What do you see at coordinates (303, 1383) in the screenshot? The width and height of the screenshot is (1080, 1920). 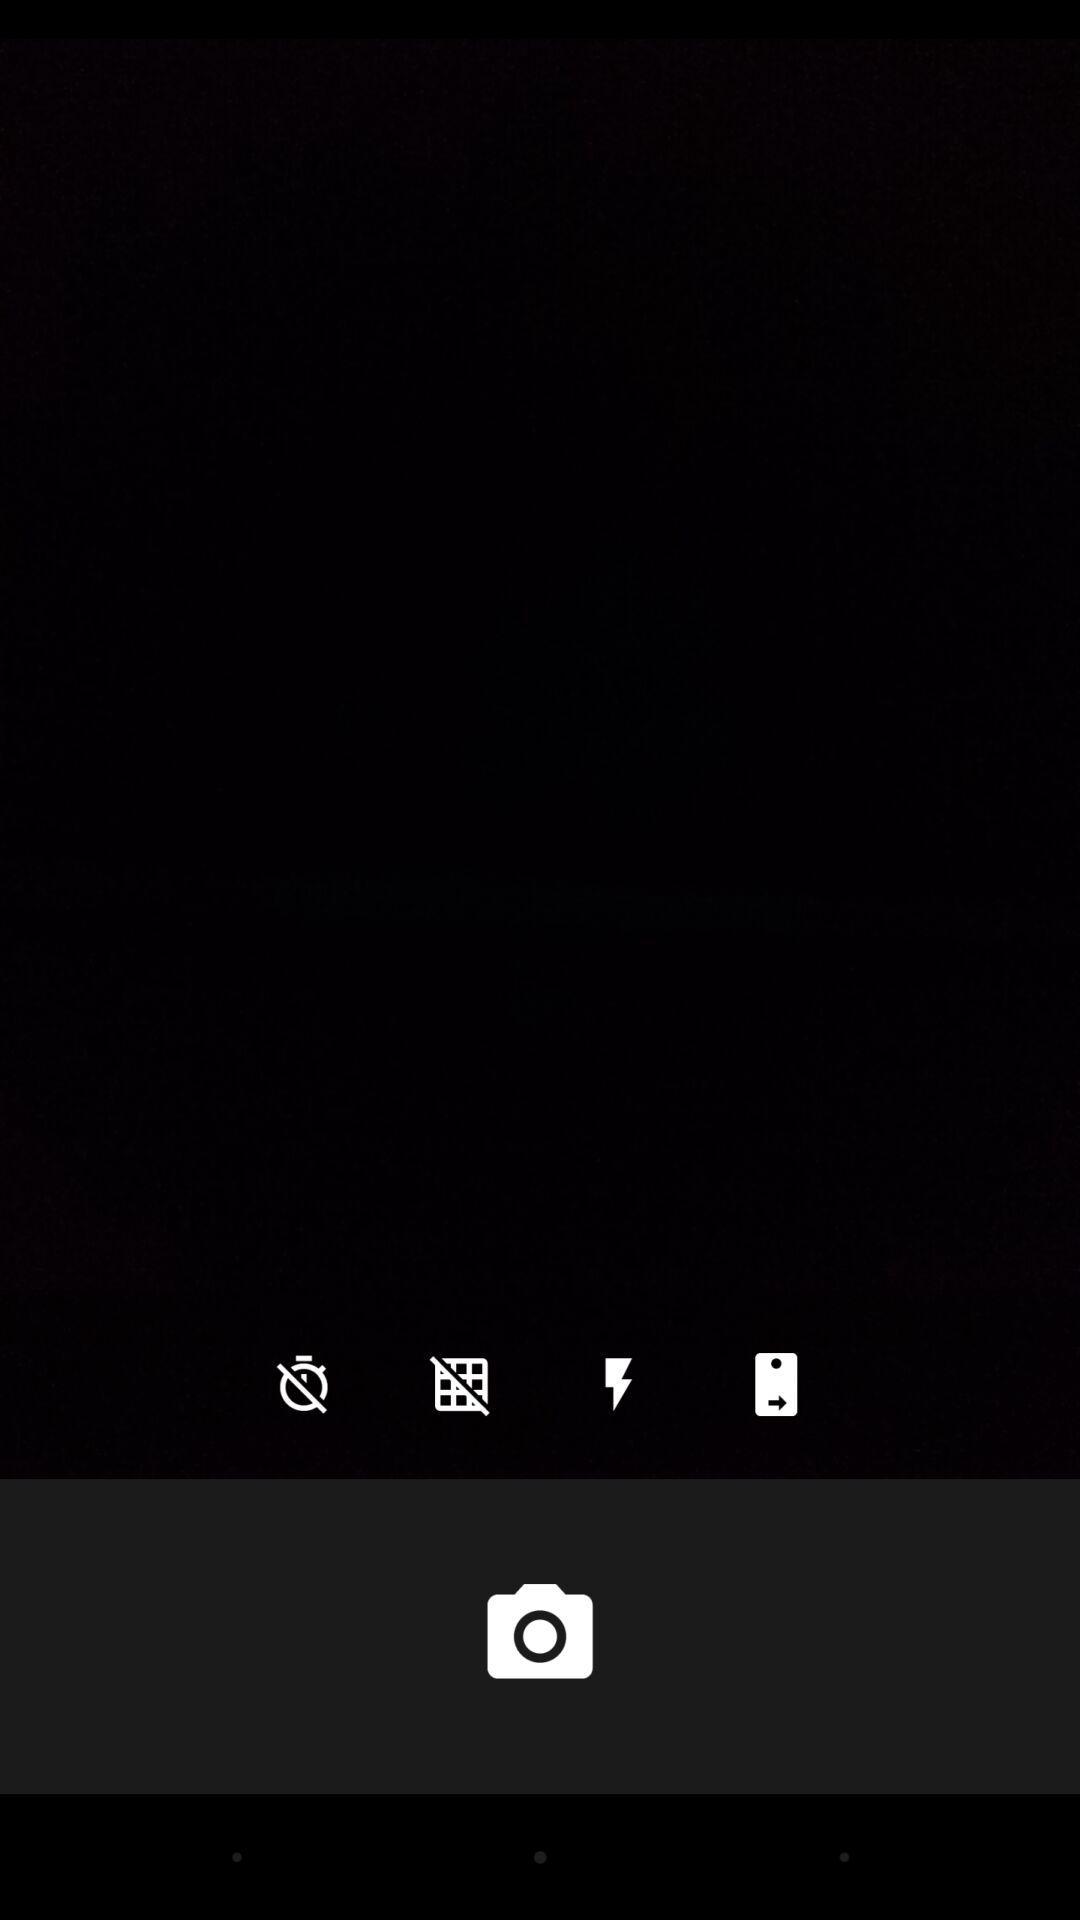 I see `the item at the bottom left corner` at bounding box center [303, 1383].